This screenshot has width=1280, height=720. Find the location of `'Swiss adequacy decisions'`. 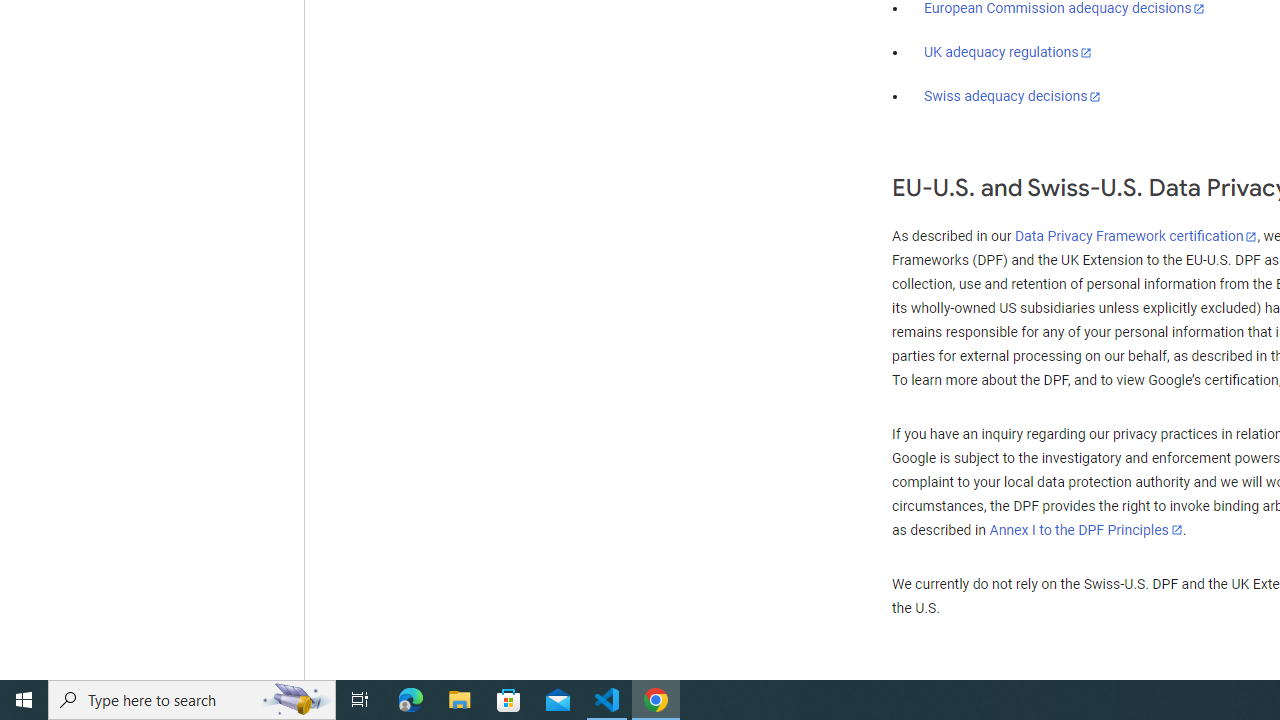

'Swiss adequacy decisions' is located at coordinates (1013, 96).